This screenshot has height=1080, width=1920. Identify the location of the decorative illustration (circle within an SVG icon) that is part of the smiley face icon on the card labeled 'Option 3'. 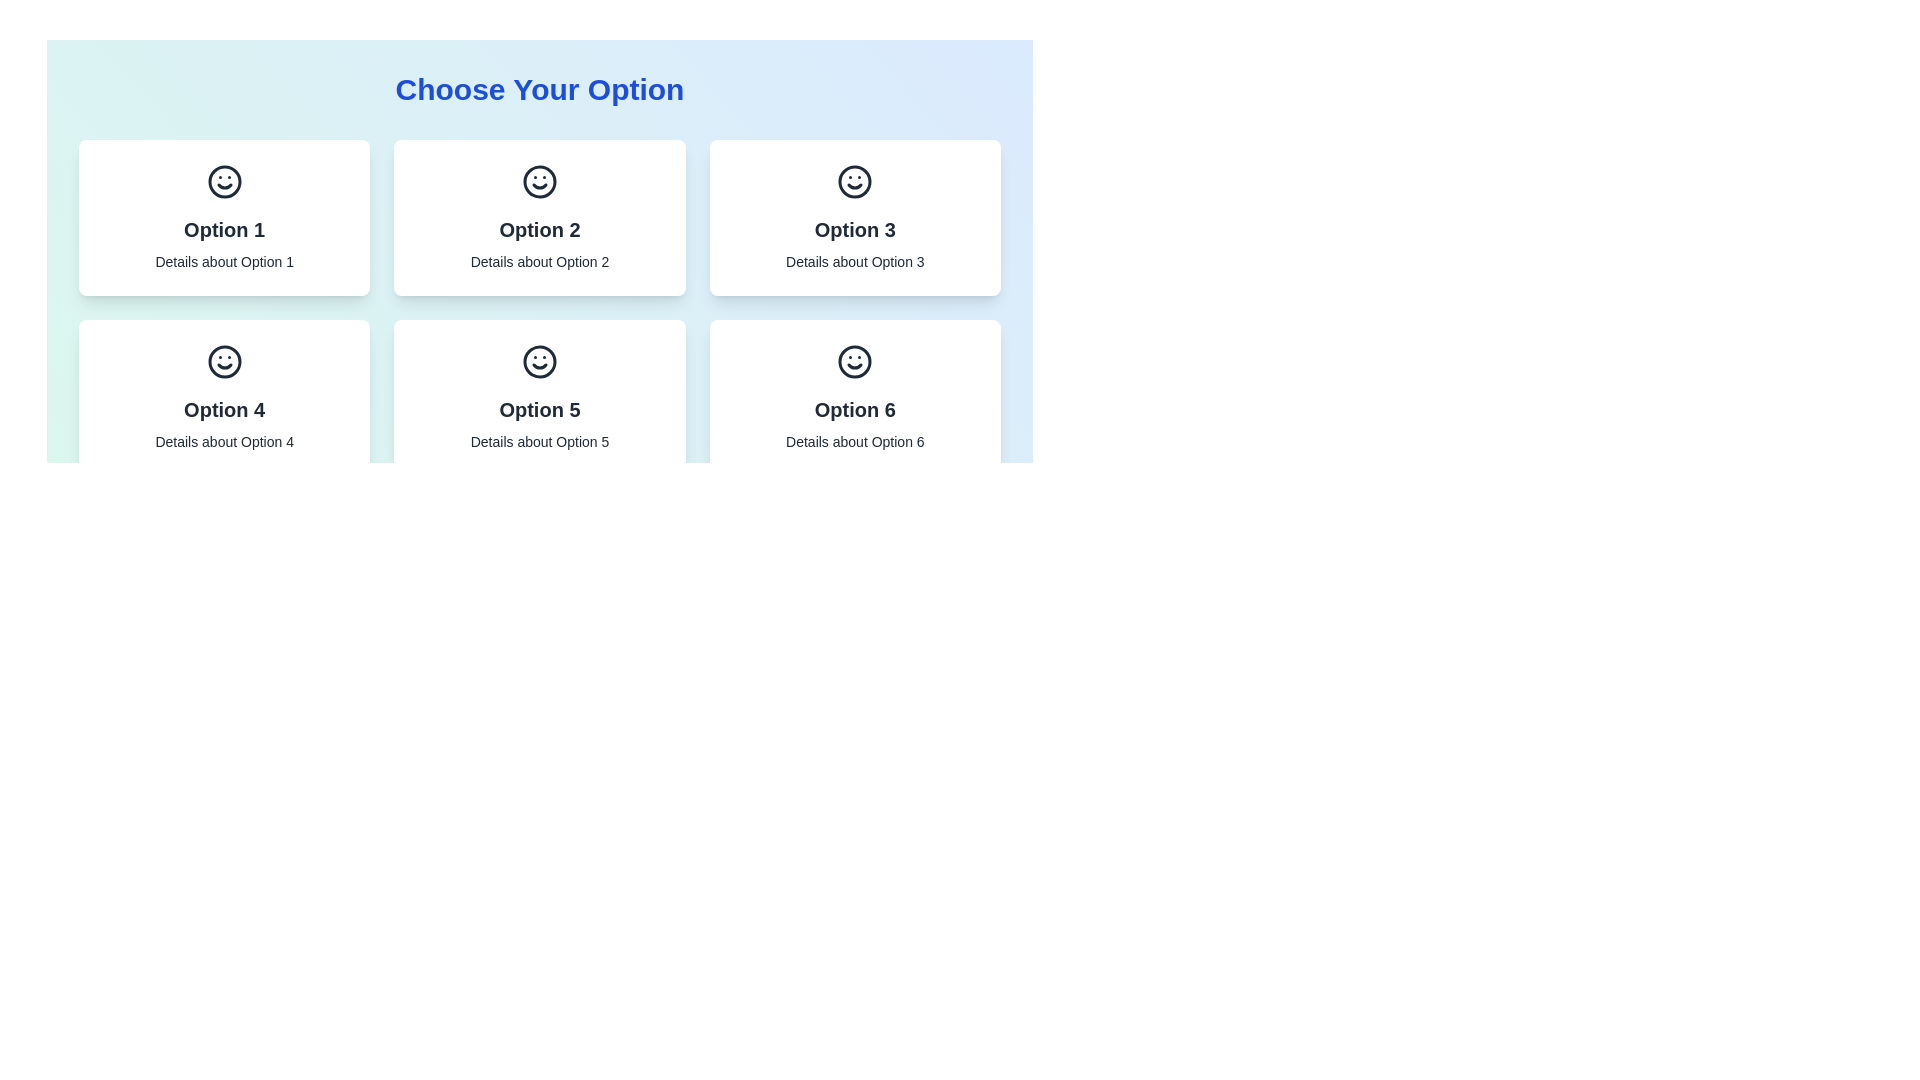
(855, 181).